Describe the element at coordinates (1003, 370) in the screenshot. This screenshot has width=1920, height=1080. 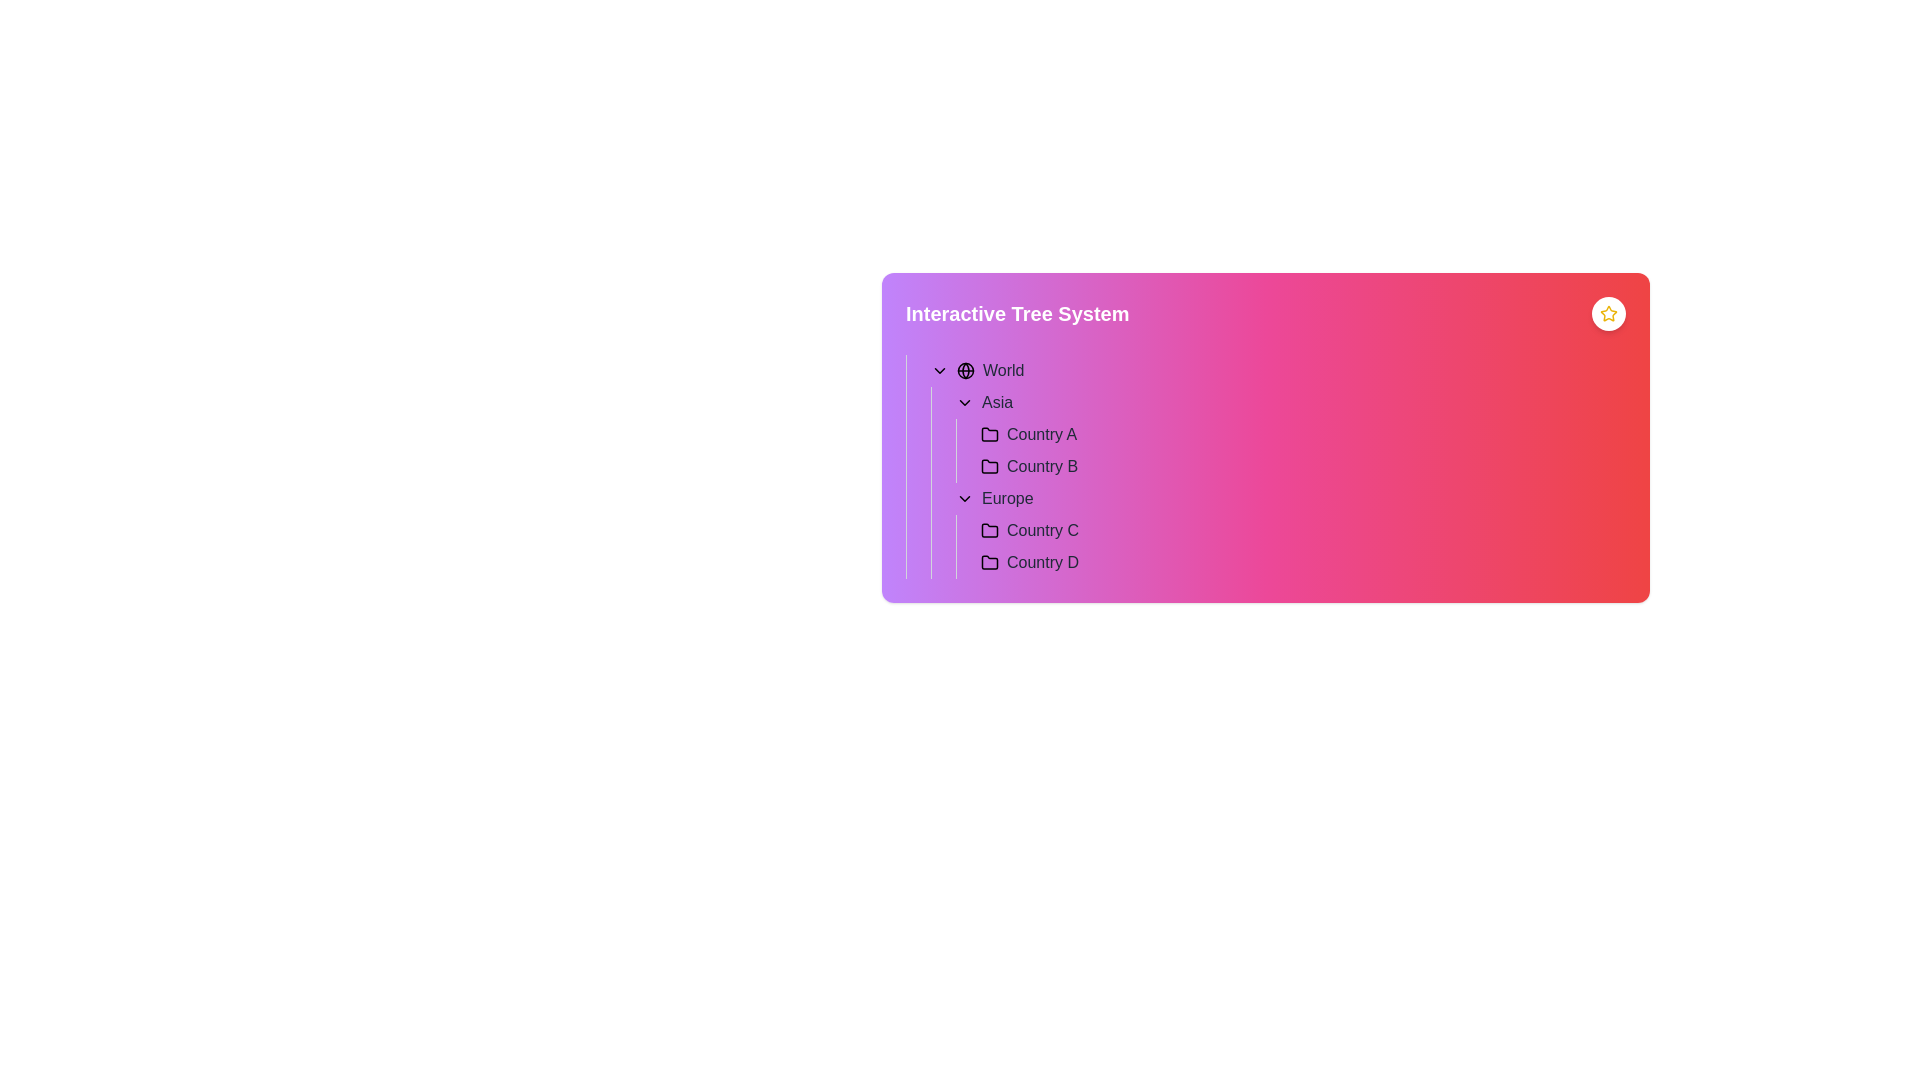
I see `the text element containing the word 'World' styled with medium font weight and dark gray color, located in a hierarchical tree structure interface` at that location.